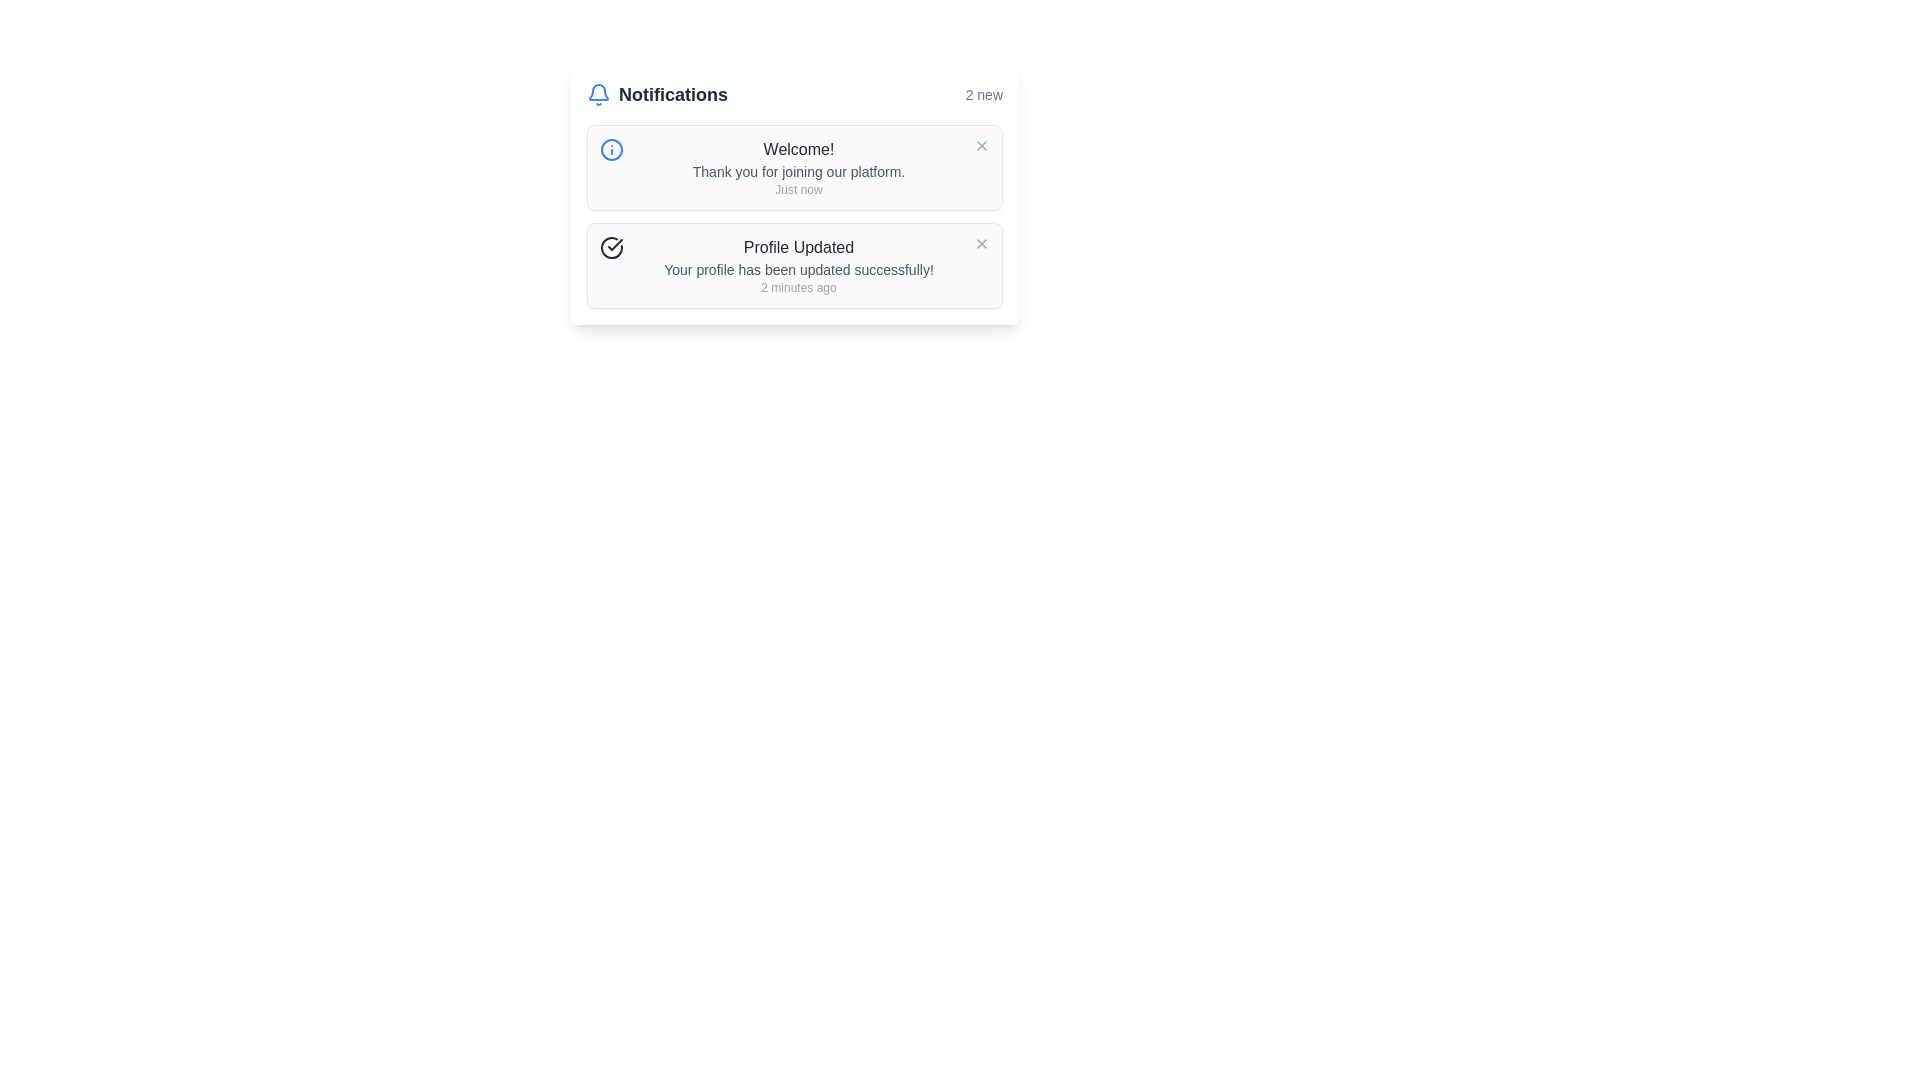 This screenshot has width=1920, height=1080. What do you see at coordinates (982, 242) in the screenshot?
I see `the close button located in the top-right corner of the 'Profile Updated' notification` at bounding box center [982, 242].